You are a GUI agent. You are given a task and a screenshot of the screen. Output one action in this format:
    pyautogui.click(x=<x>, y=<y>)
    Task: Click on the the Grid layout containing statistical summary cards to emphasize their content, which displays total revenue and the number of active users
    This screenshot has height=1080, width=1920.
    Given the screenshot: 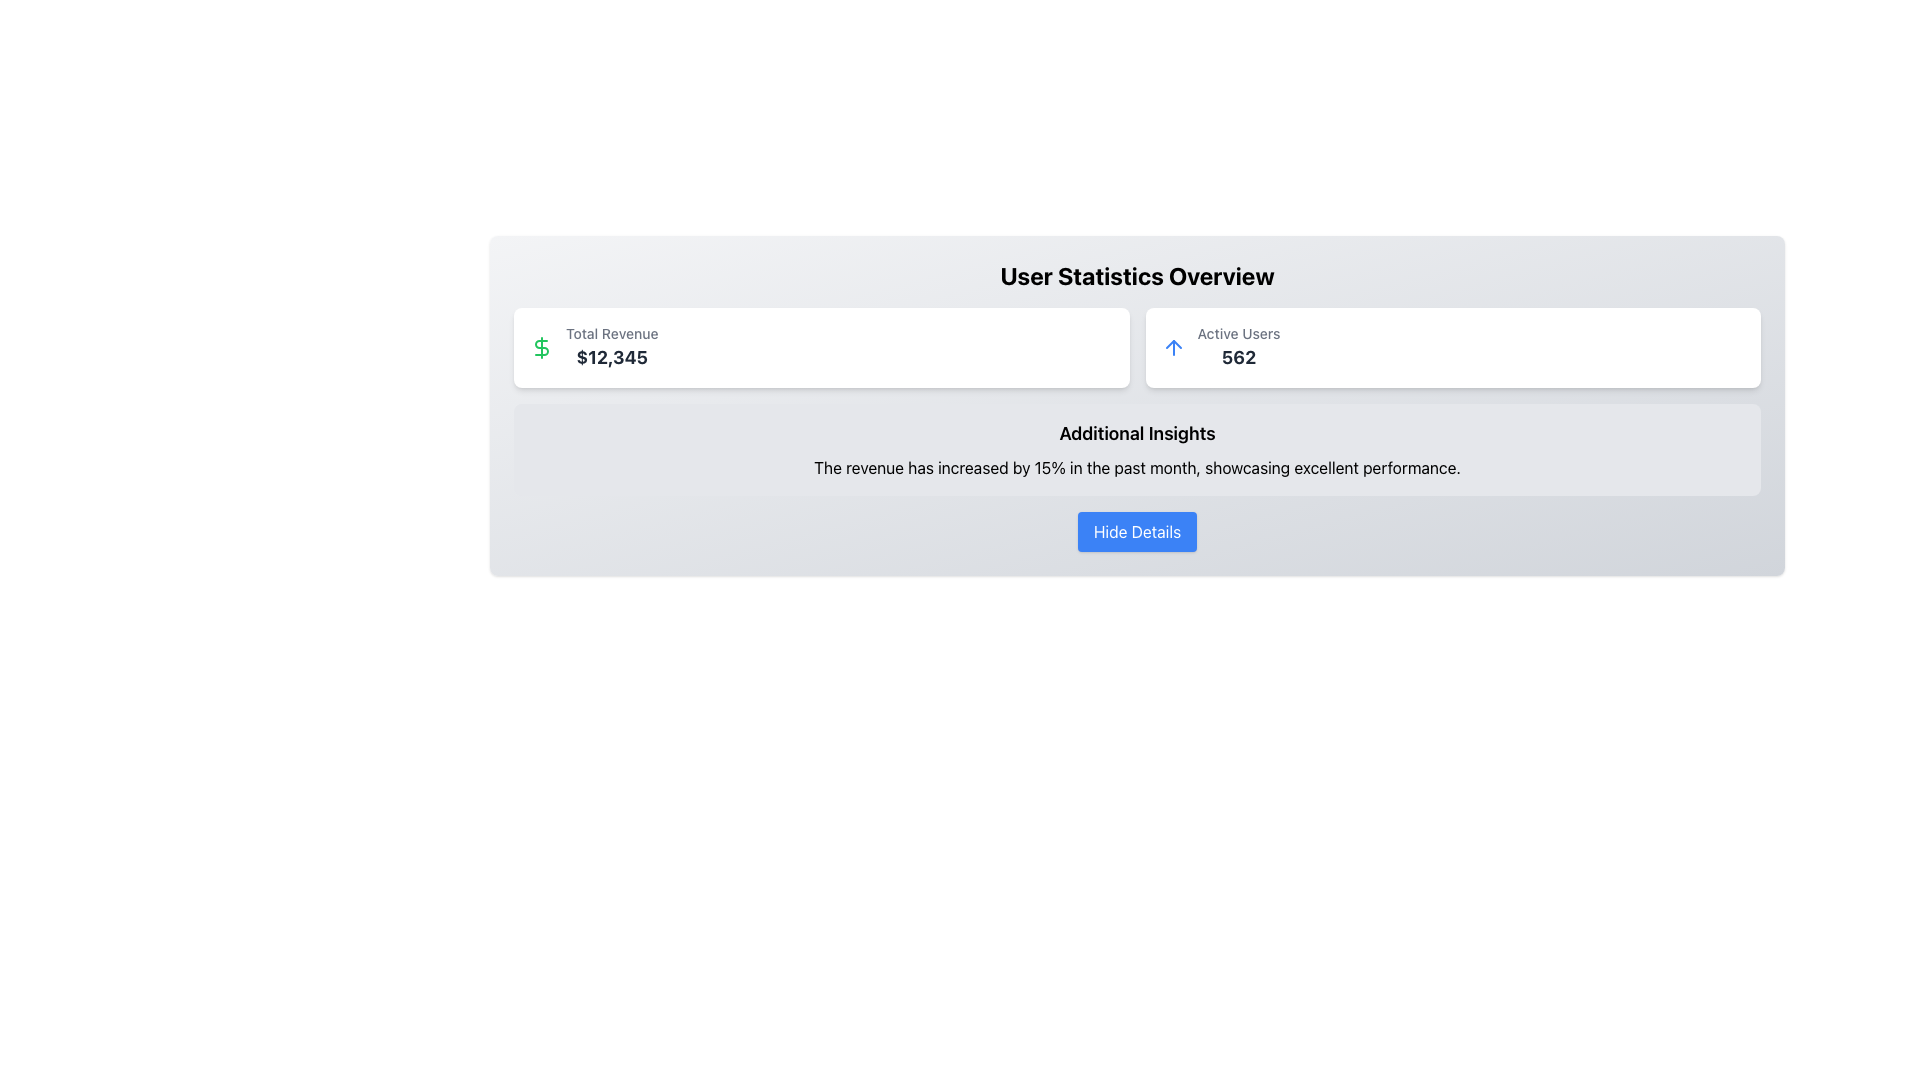 What is the action you would take?
    pyautogui.click(x=1137, y=346)
    